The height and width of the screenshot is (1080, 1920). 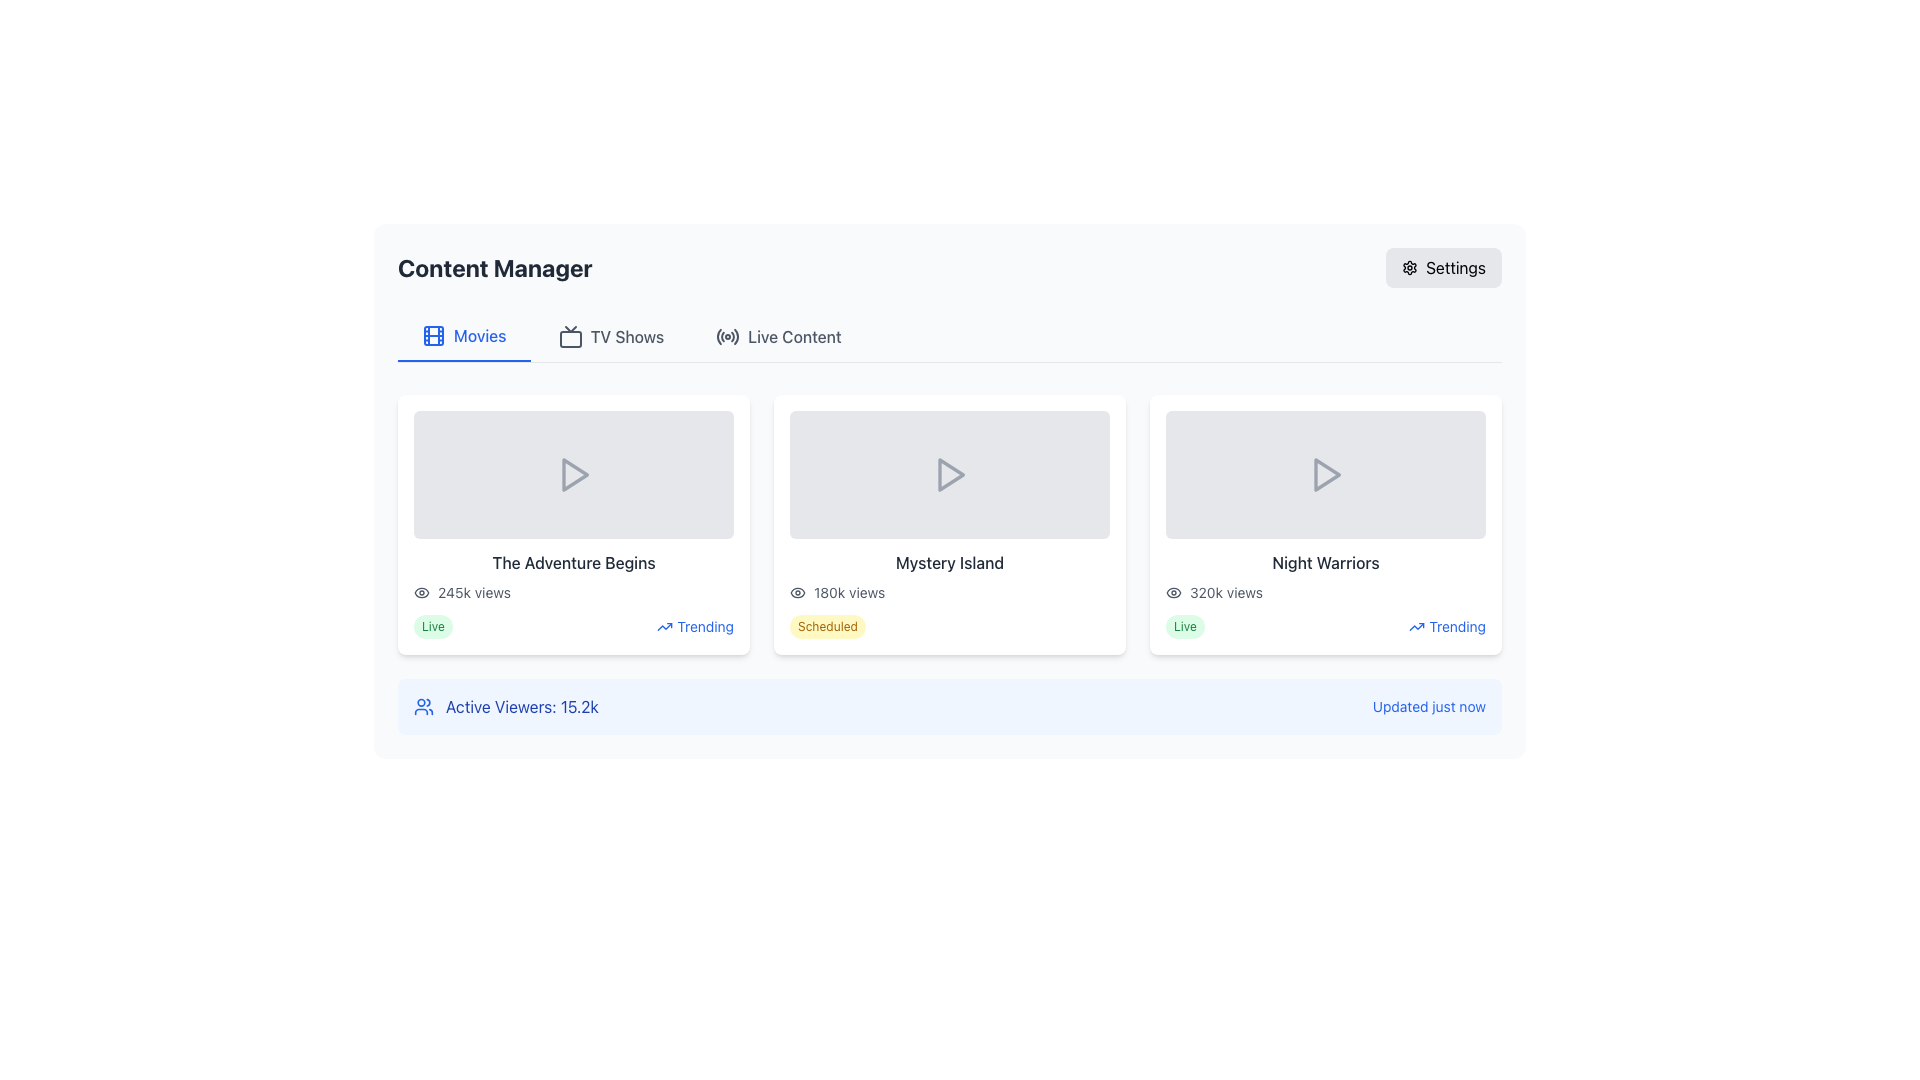 What do you see at coordinates (1447, 626) in the screenshot?
I see `the trending label located in the bottom-right corner of the 'Night Warriors' content card in the 'Content Manager' dashboard` at bounding box center [1447, 626].